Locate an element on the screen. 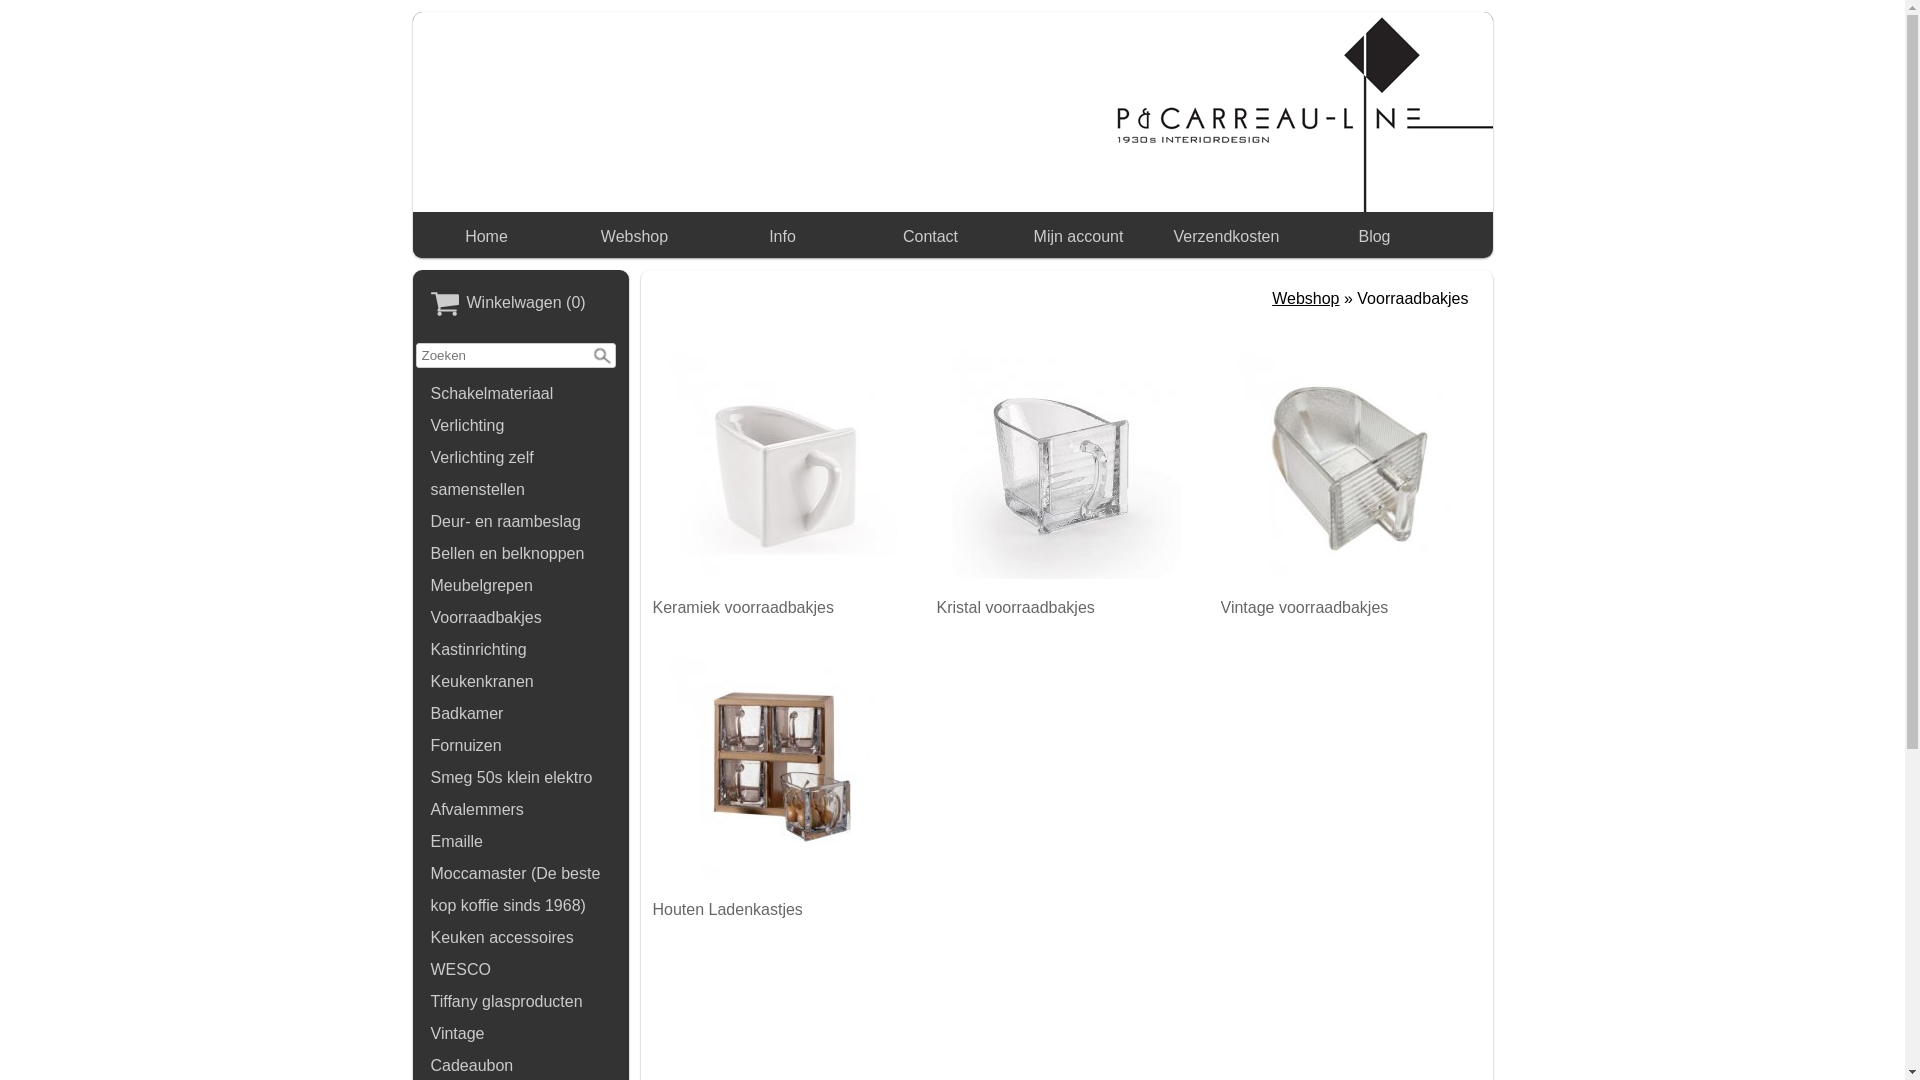 The width and height of the screenshot is (1920, 1080). 'Blog' is located at coordinates (1373, 235).